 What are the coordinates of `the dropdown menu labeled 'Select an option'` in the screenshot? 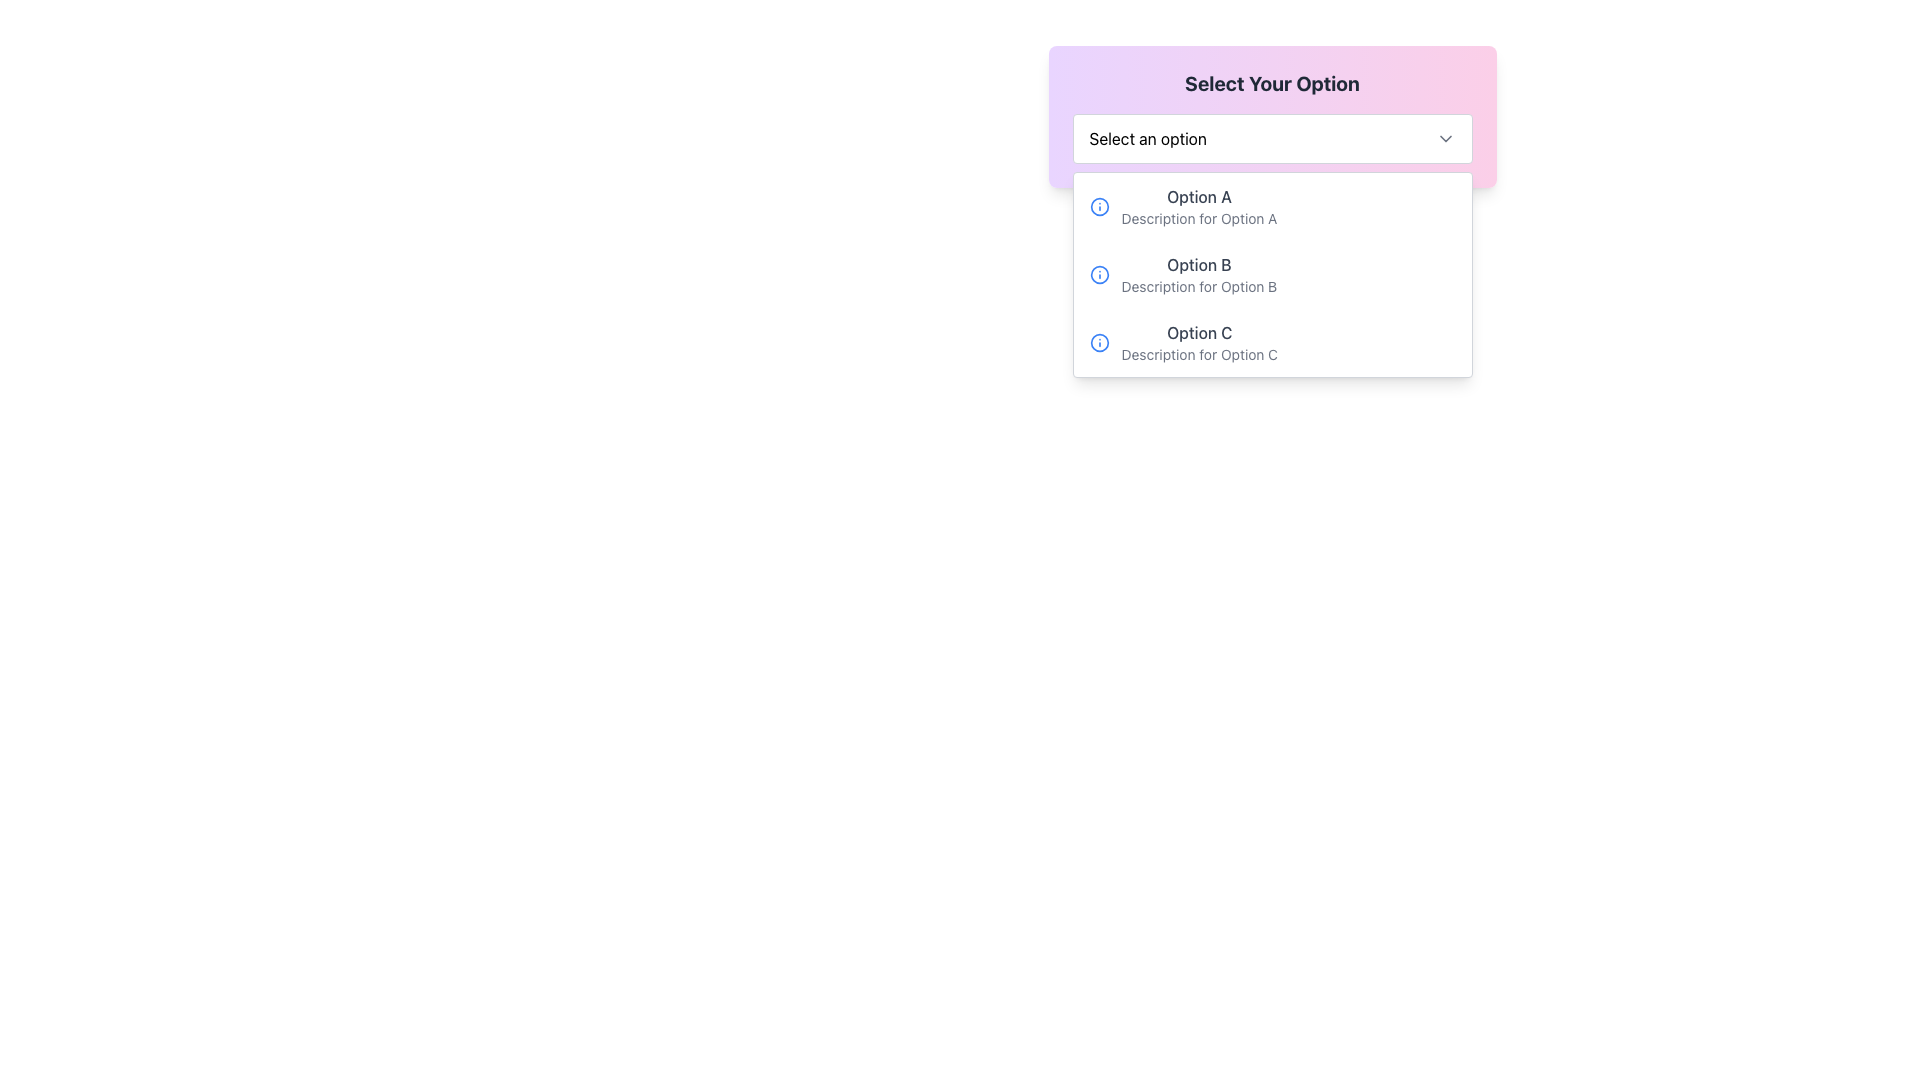 It's located at (1271, 137).